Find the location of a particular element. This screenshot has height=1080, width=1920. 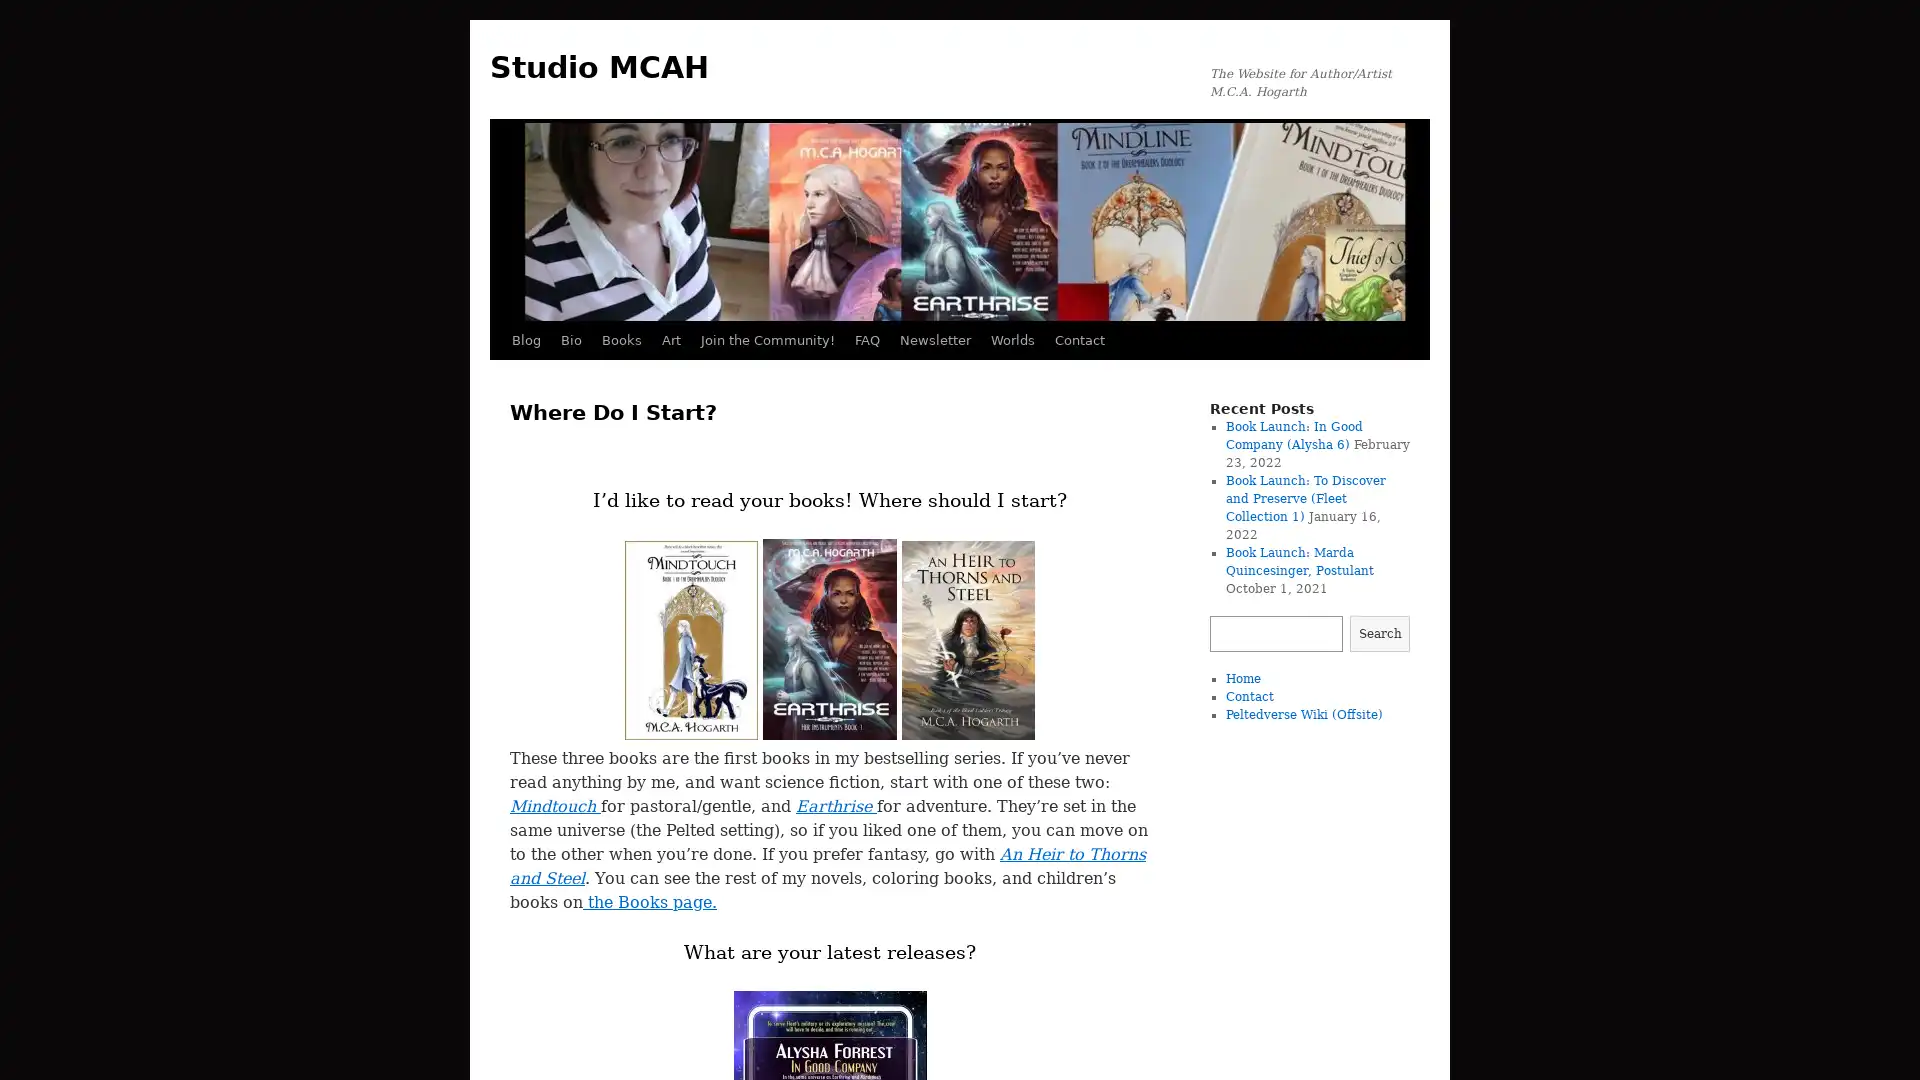

Search is located at coordinates (1379, 633).